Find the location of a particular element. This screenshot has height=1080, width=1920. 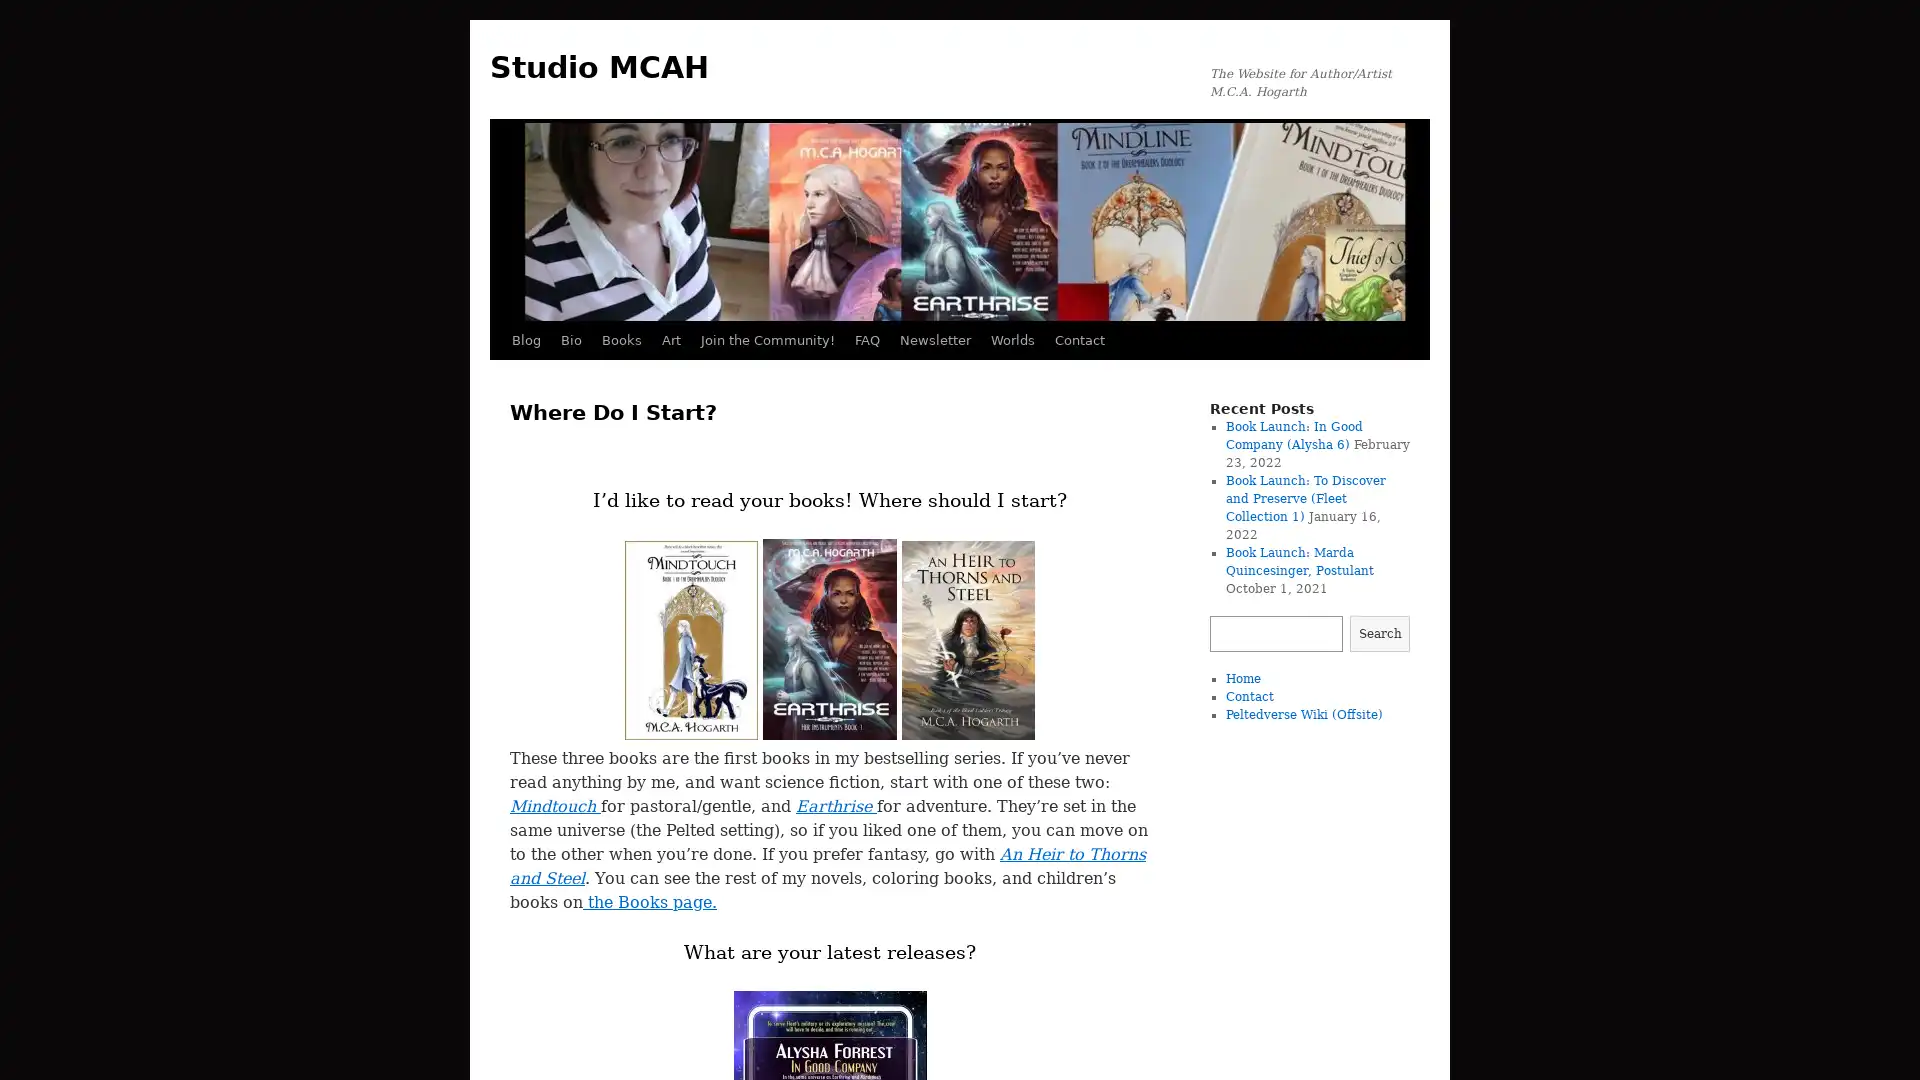

Search is located at coordinates (1379, 633).